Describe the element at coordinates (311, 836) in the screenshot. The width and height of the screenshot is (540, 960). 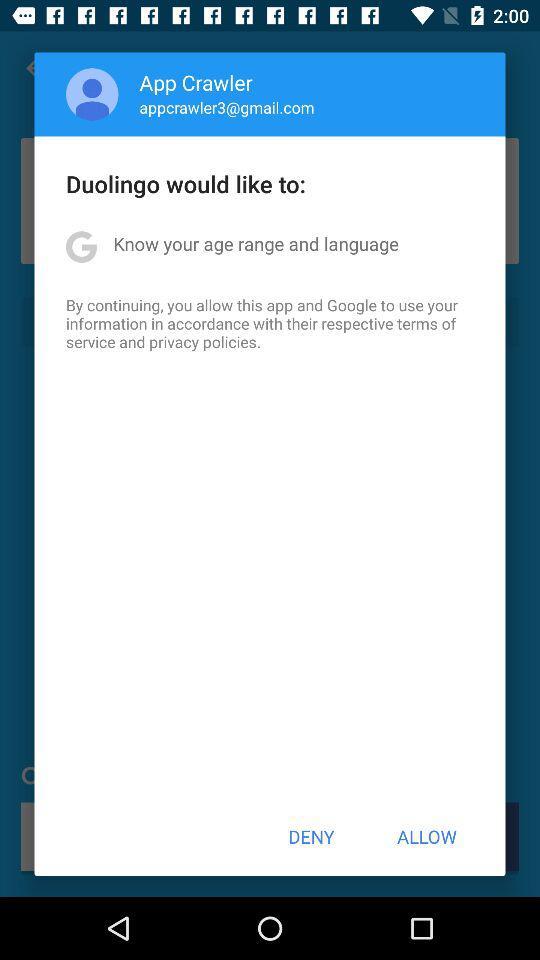
I see `item next to allow` at that location.